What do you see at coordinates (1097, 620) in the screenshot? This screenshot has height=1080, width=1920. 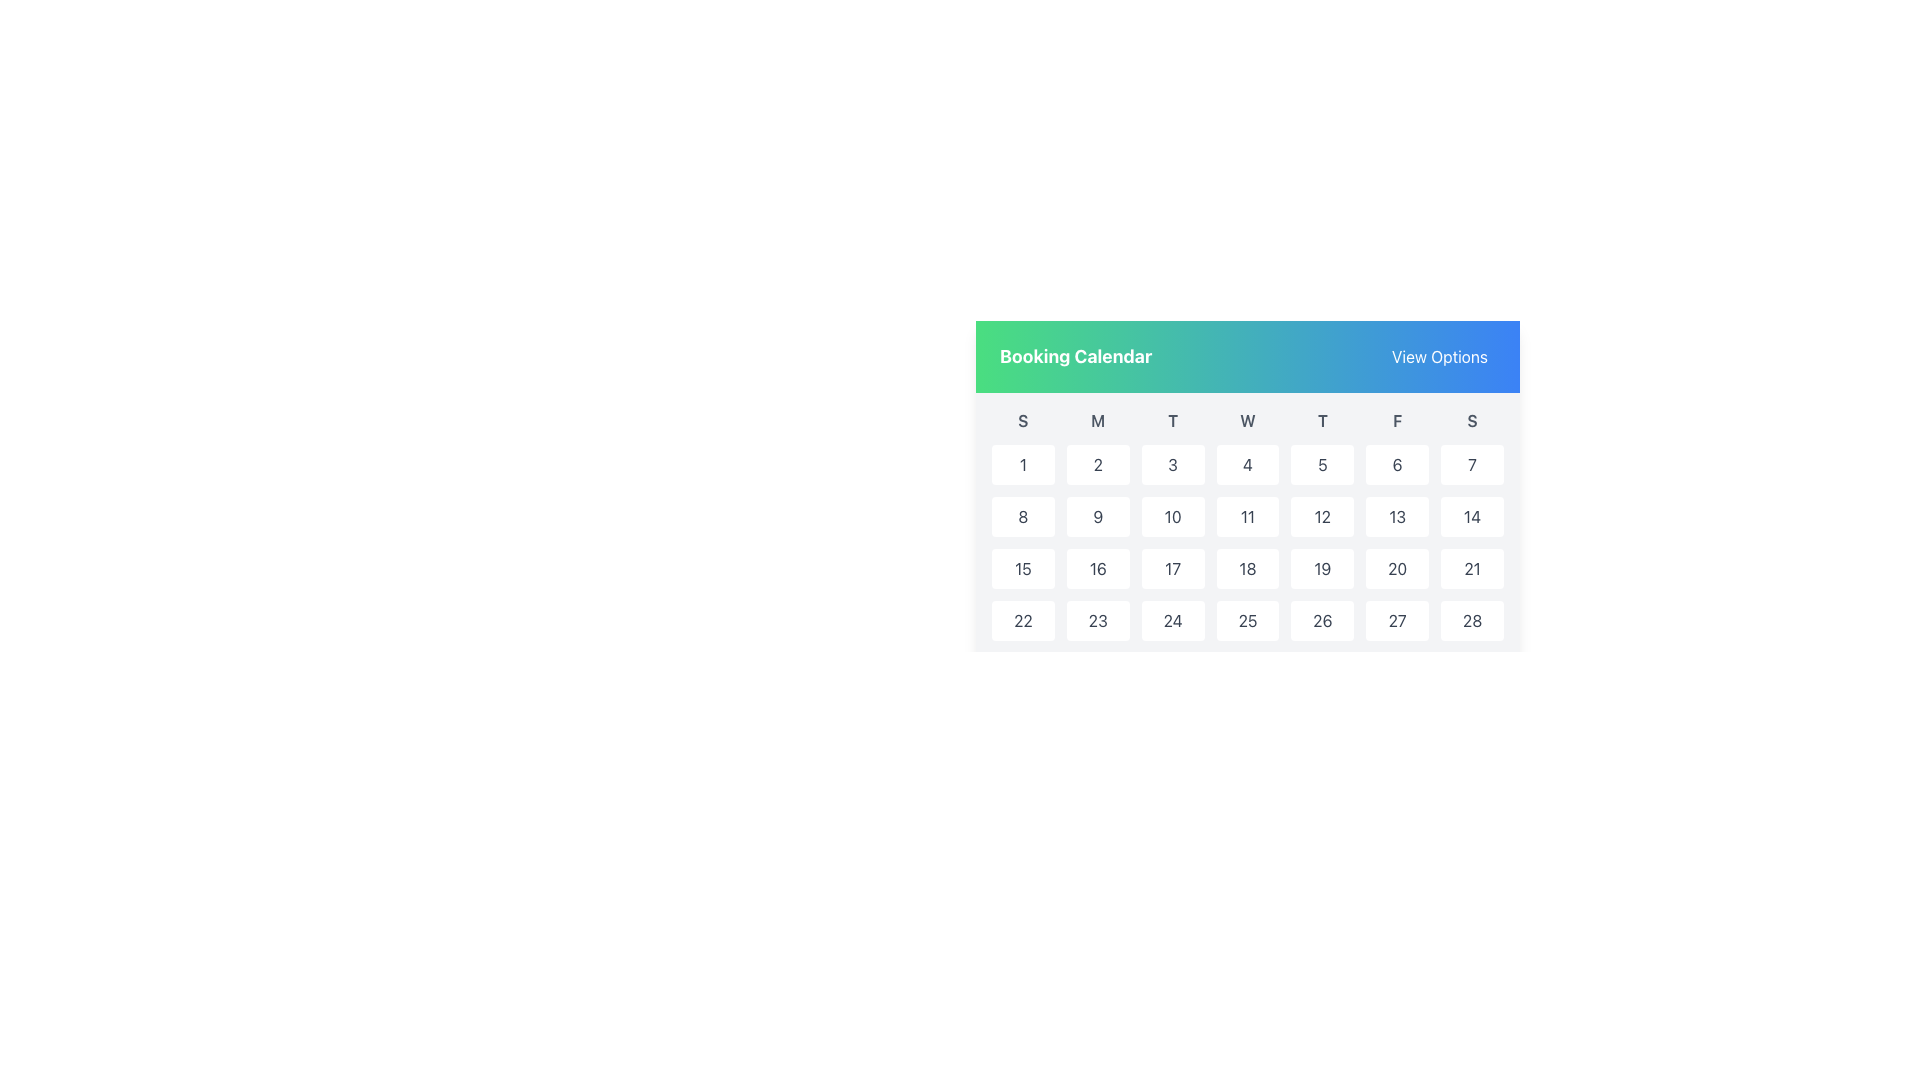 I see `the date '23' in the calendar interface` at bounding box center [1097, 620].